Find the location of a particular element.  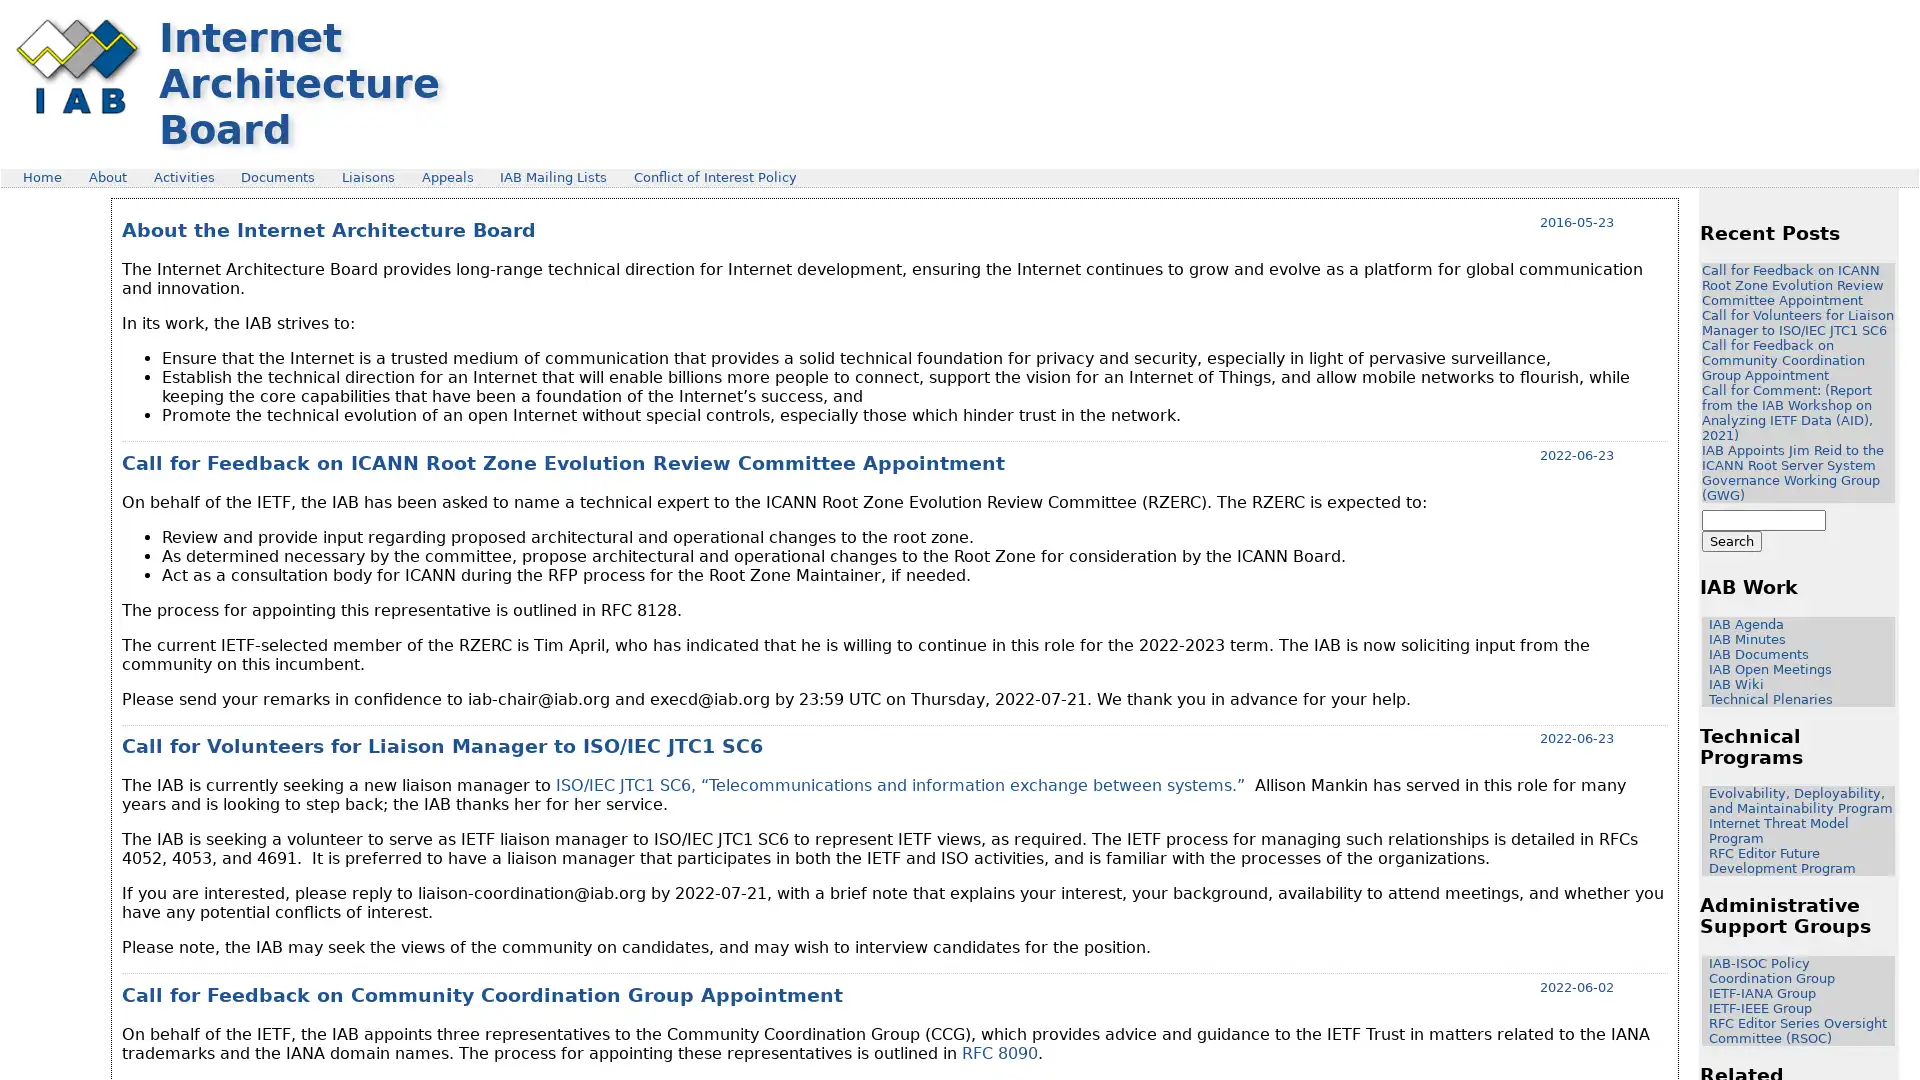

Search is located at coordinates (1731, 541).